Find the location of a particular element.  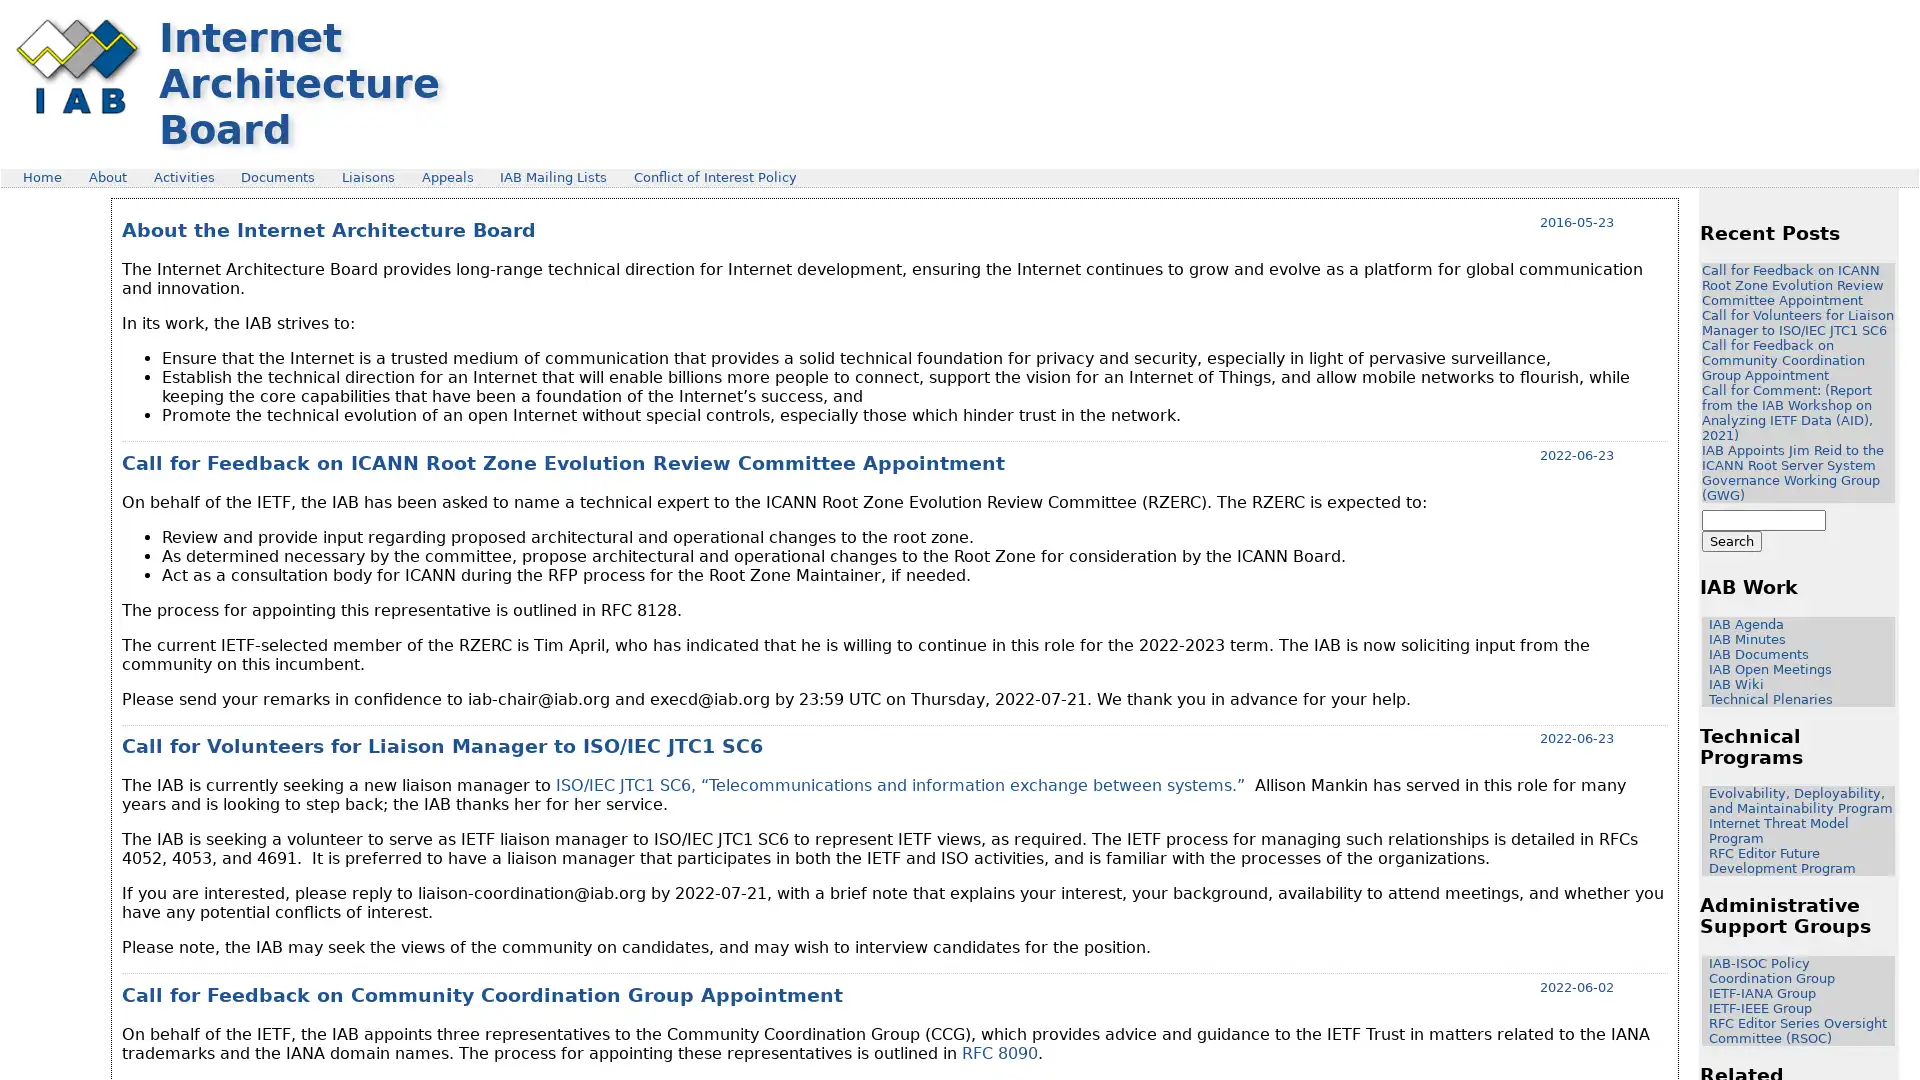

Search is located at coordinates (1731, 541).